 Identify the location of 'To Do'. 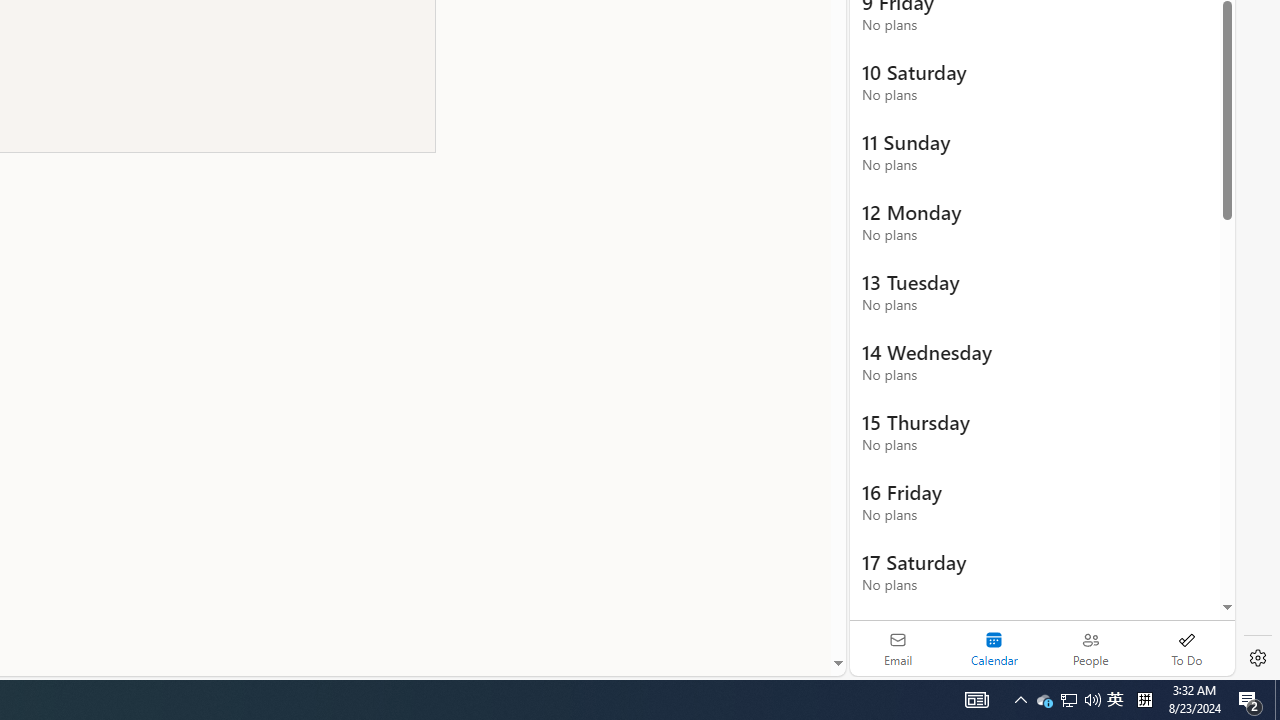
(1186, 648).